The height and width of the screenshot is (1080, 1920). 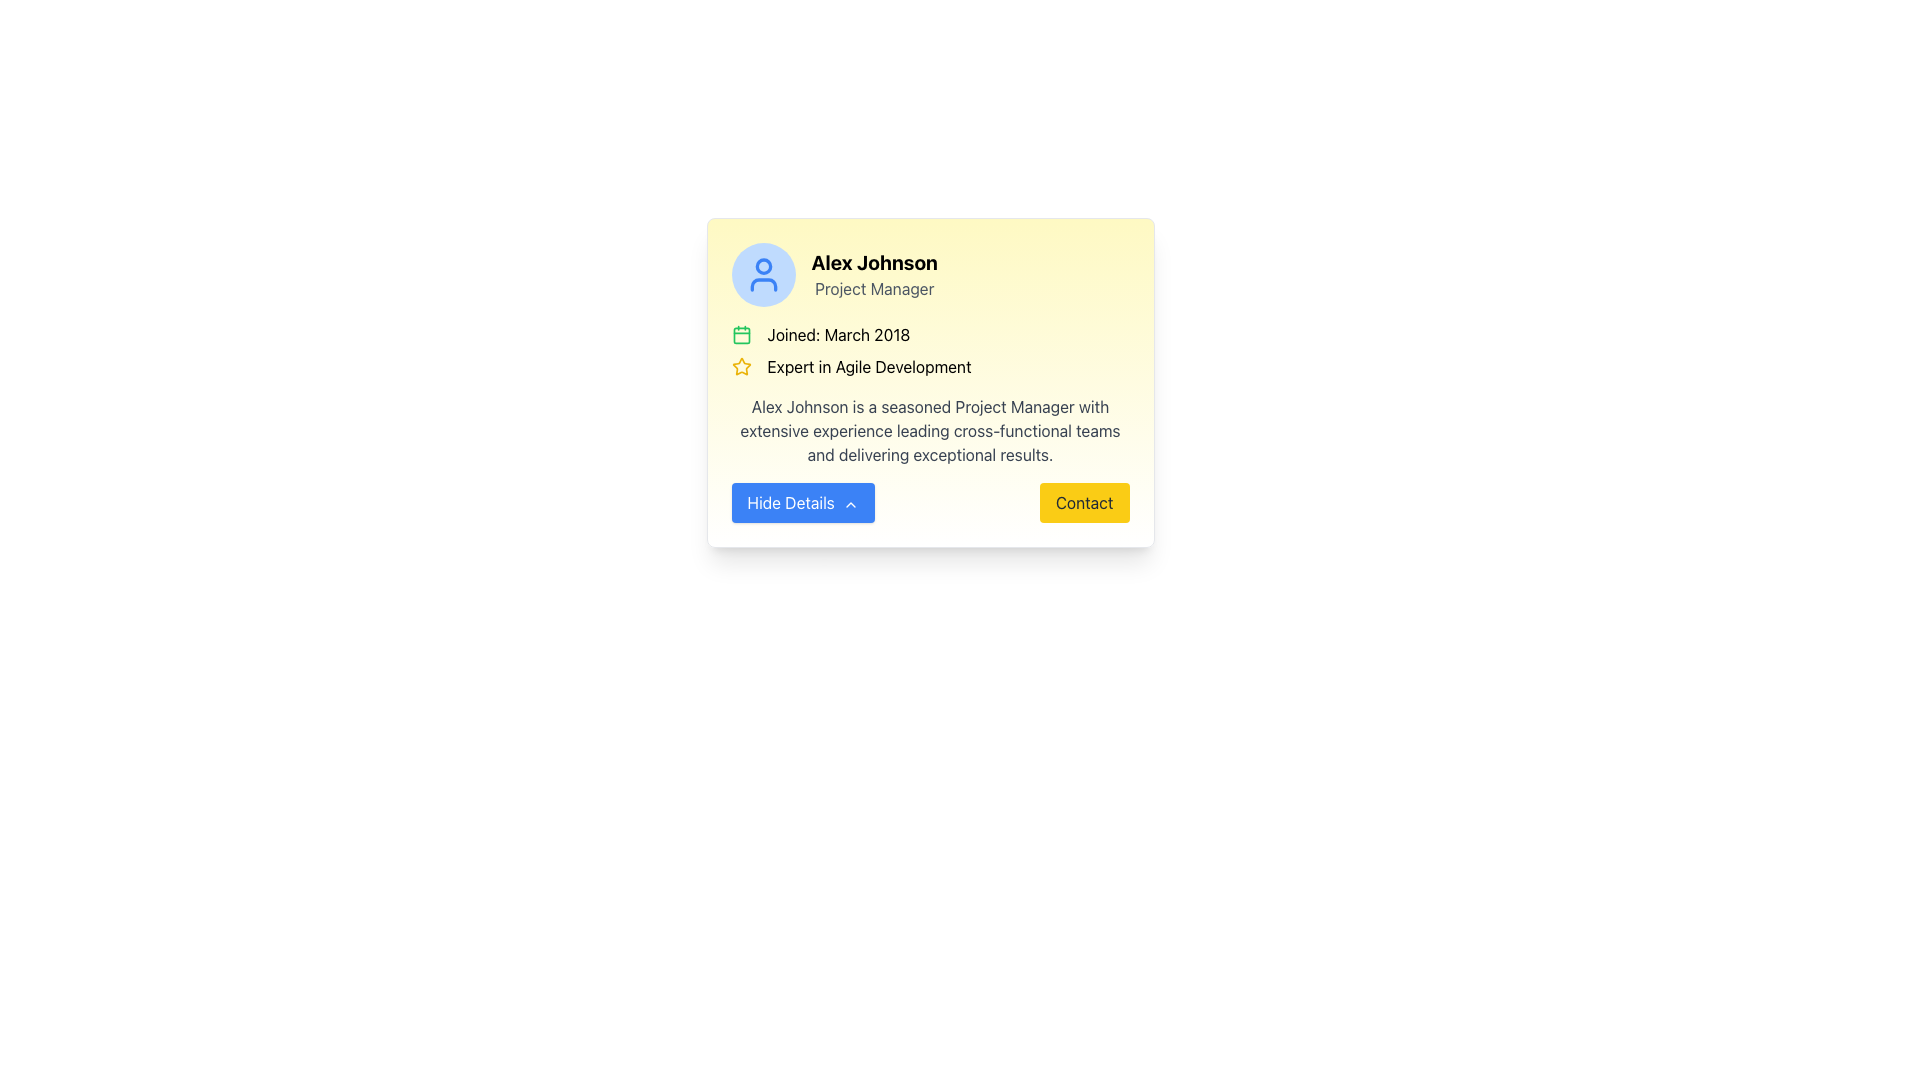 What do you see at coordinates (740, 366) in the screenshot?
I see `the star icon indicating 'Expert in Agile Development' located to the left of the corresponding text in the user detail card` at bounding box center [740, 366].